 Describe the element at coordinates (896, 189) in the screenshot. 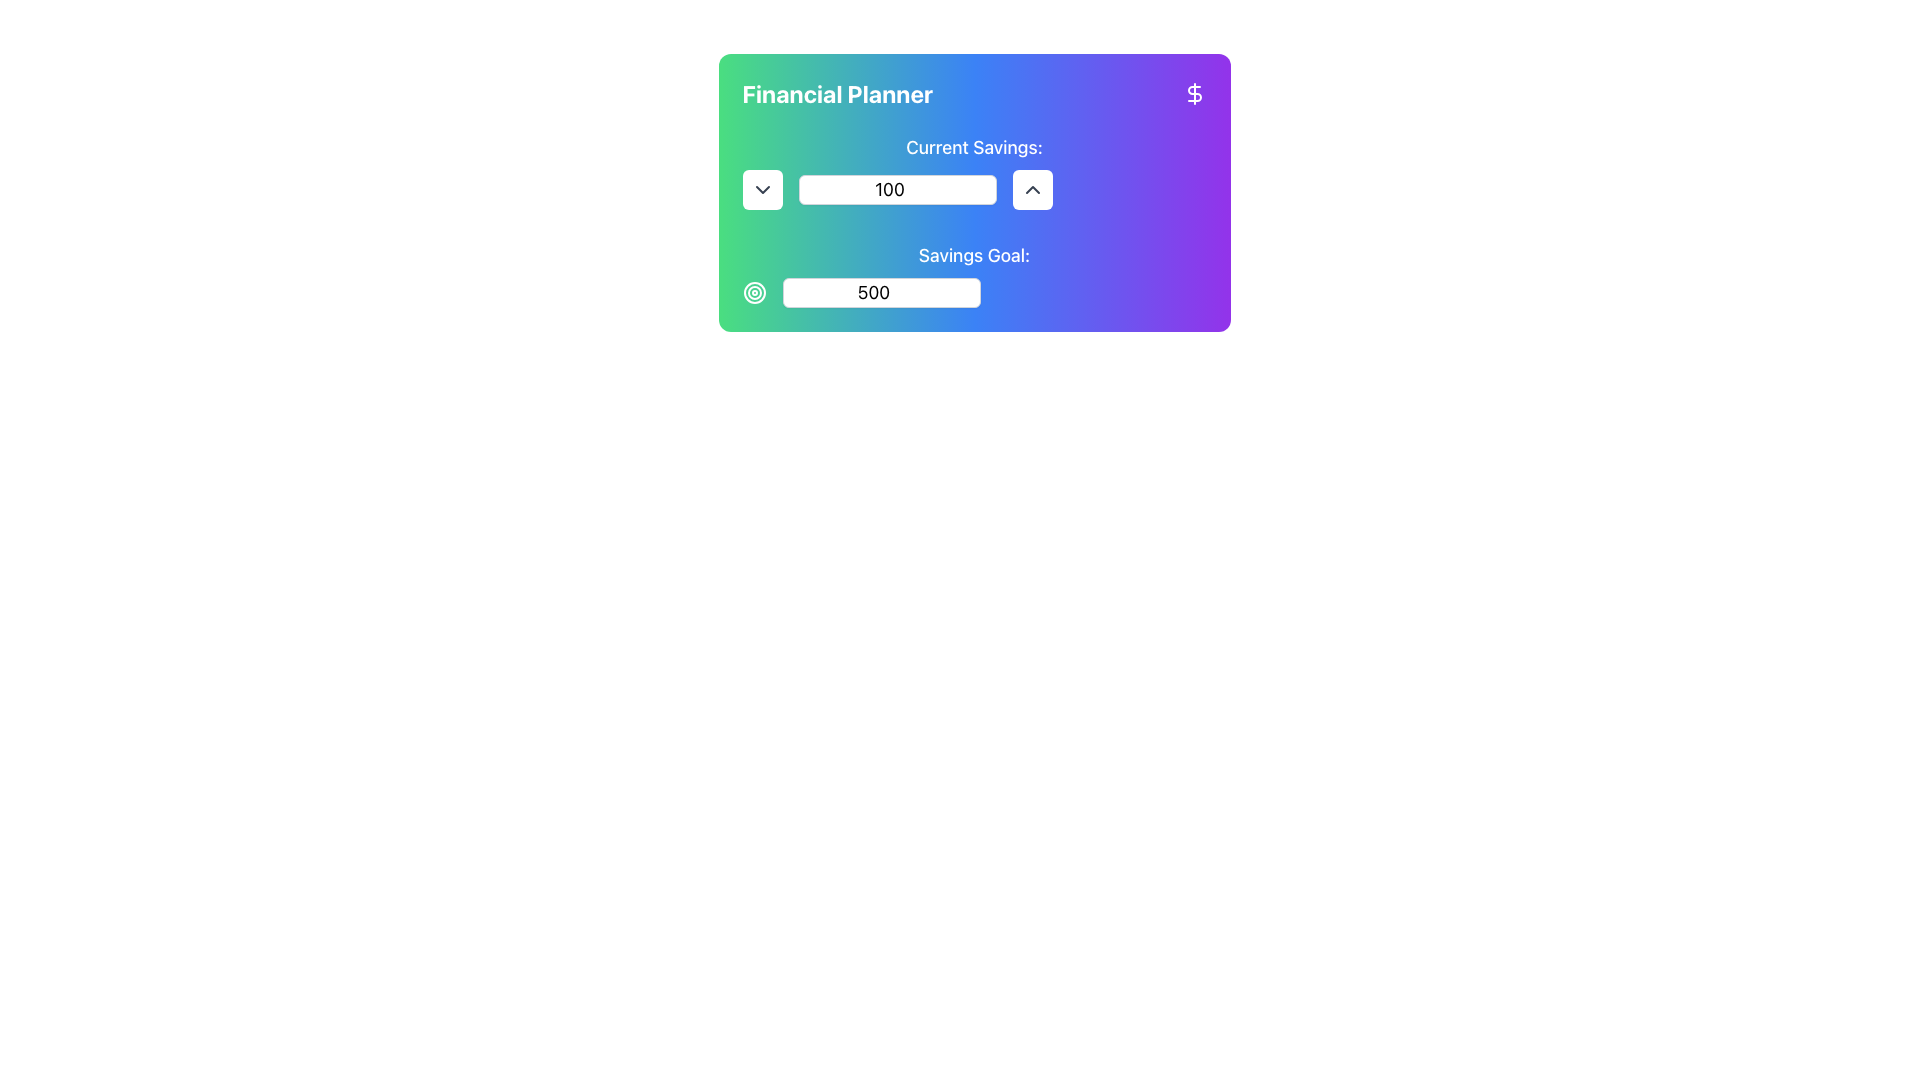

I see `to focus on the numeric input field for 'Current Savings', located centrally between two arrow buttons` at that location.